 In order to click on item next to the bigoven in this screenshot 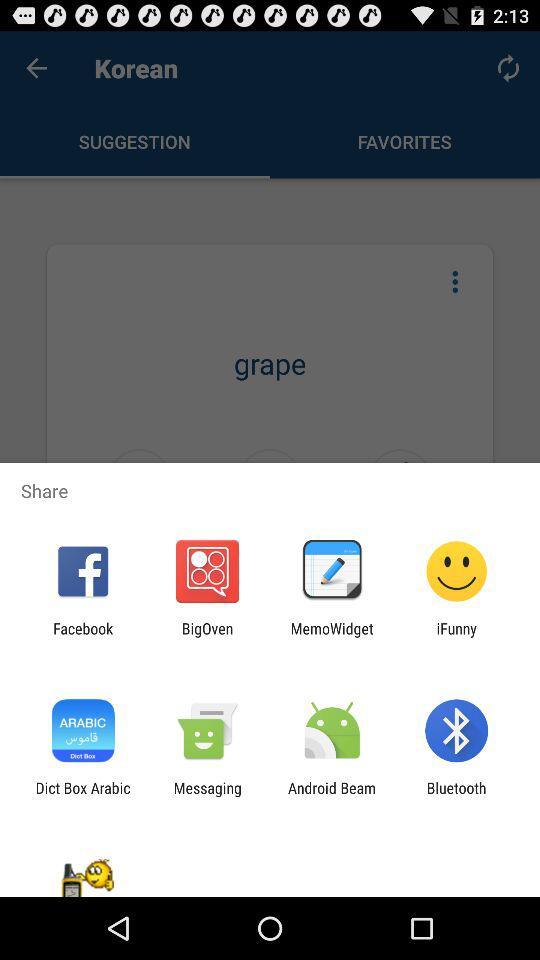, I will do `click(82, 636)`.